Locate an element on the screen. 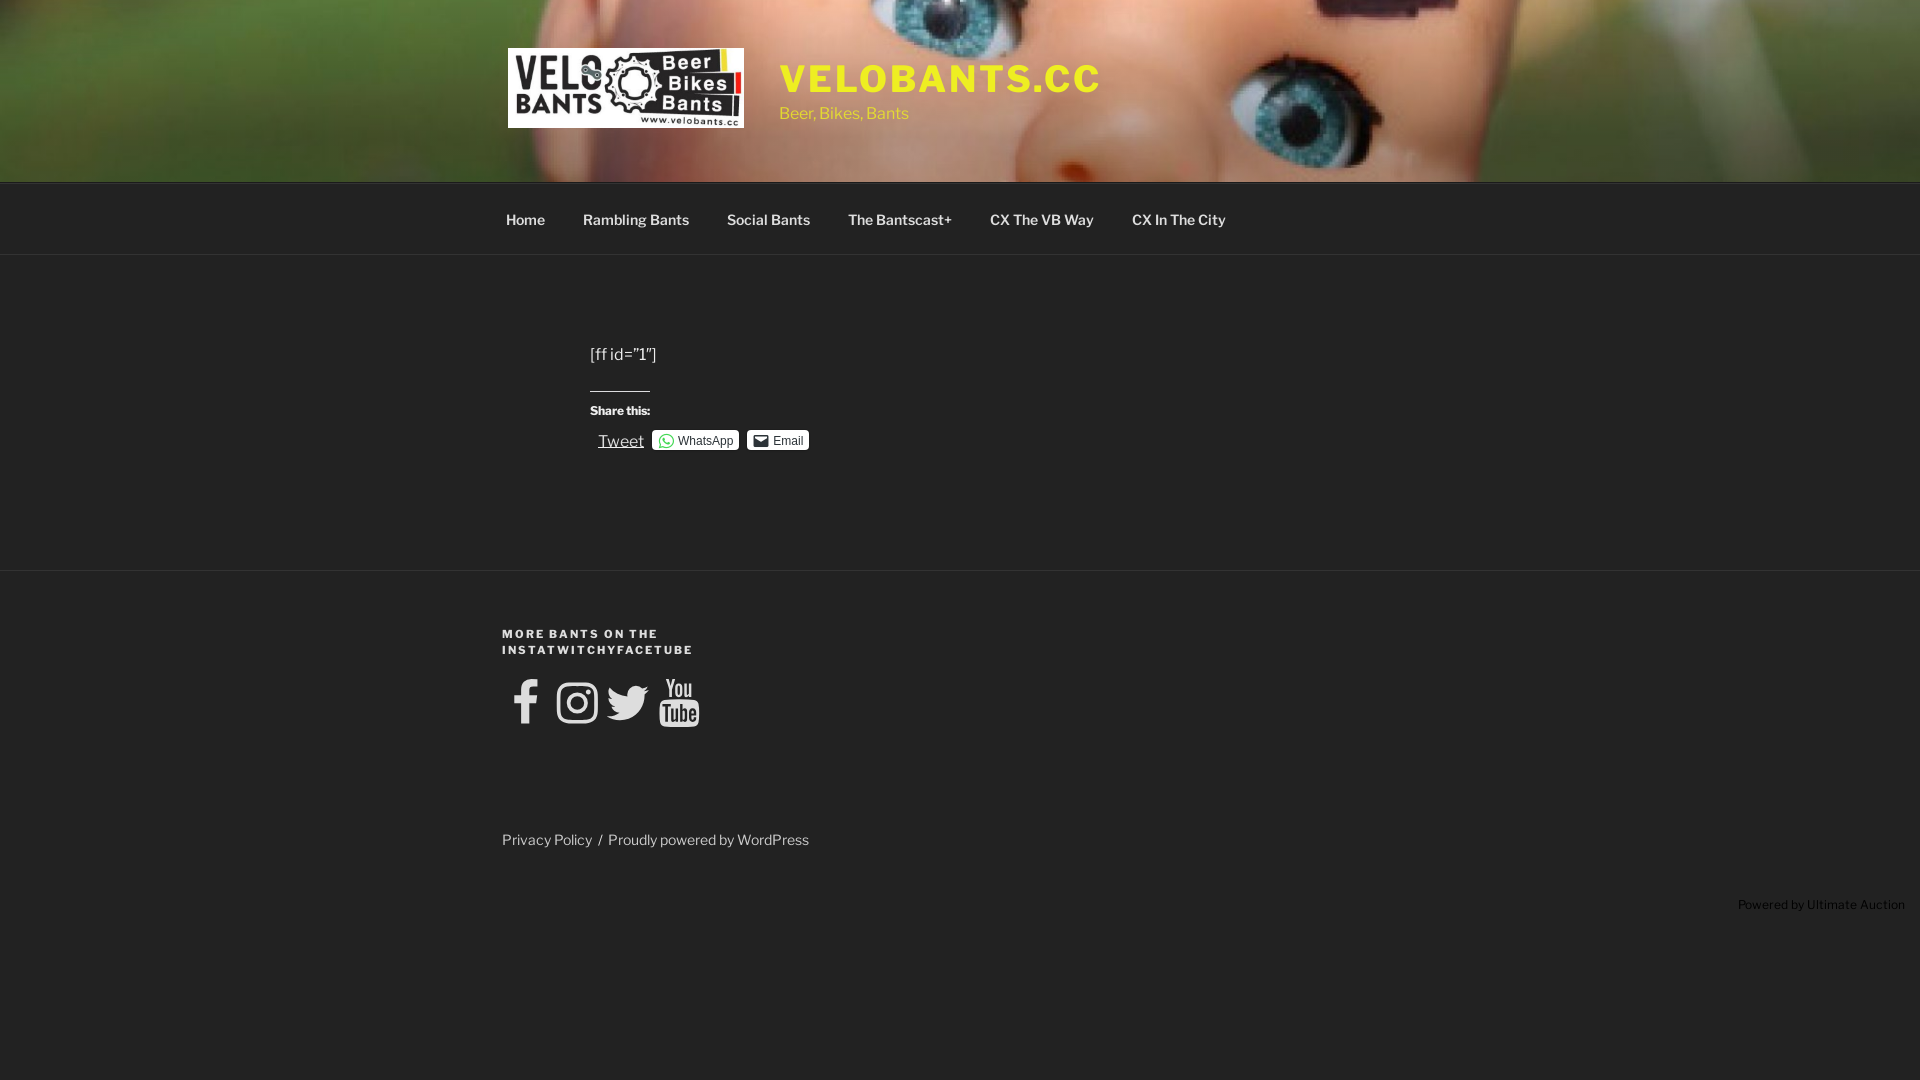 The height and width of the screenshot is (1080, 1920). 'Facebook' is located at coordinates (526, 703).